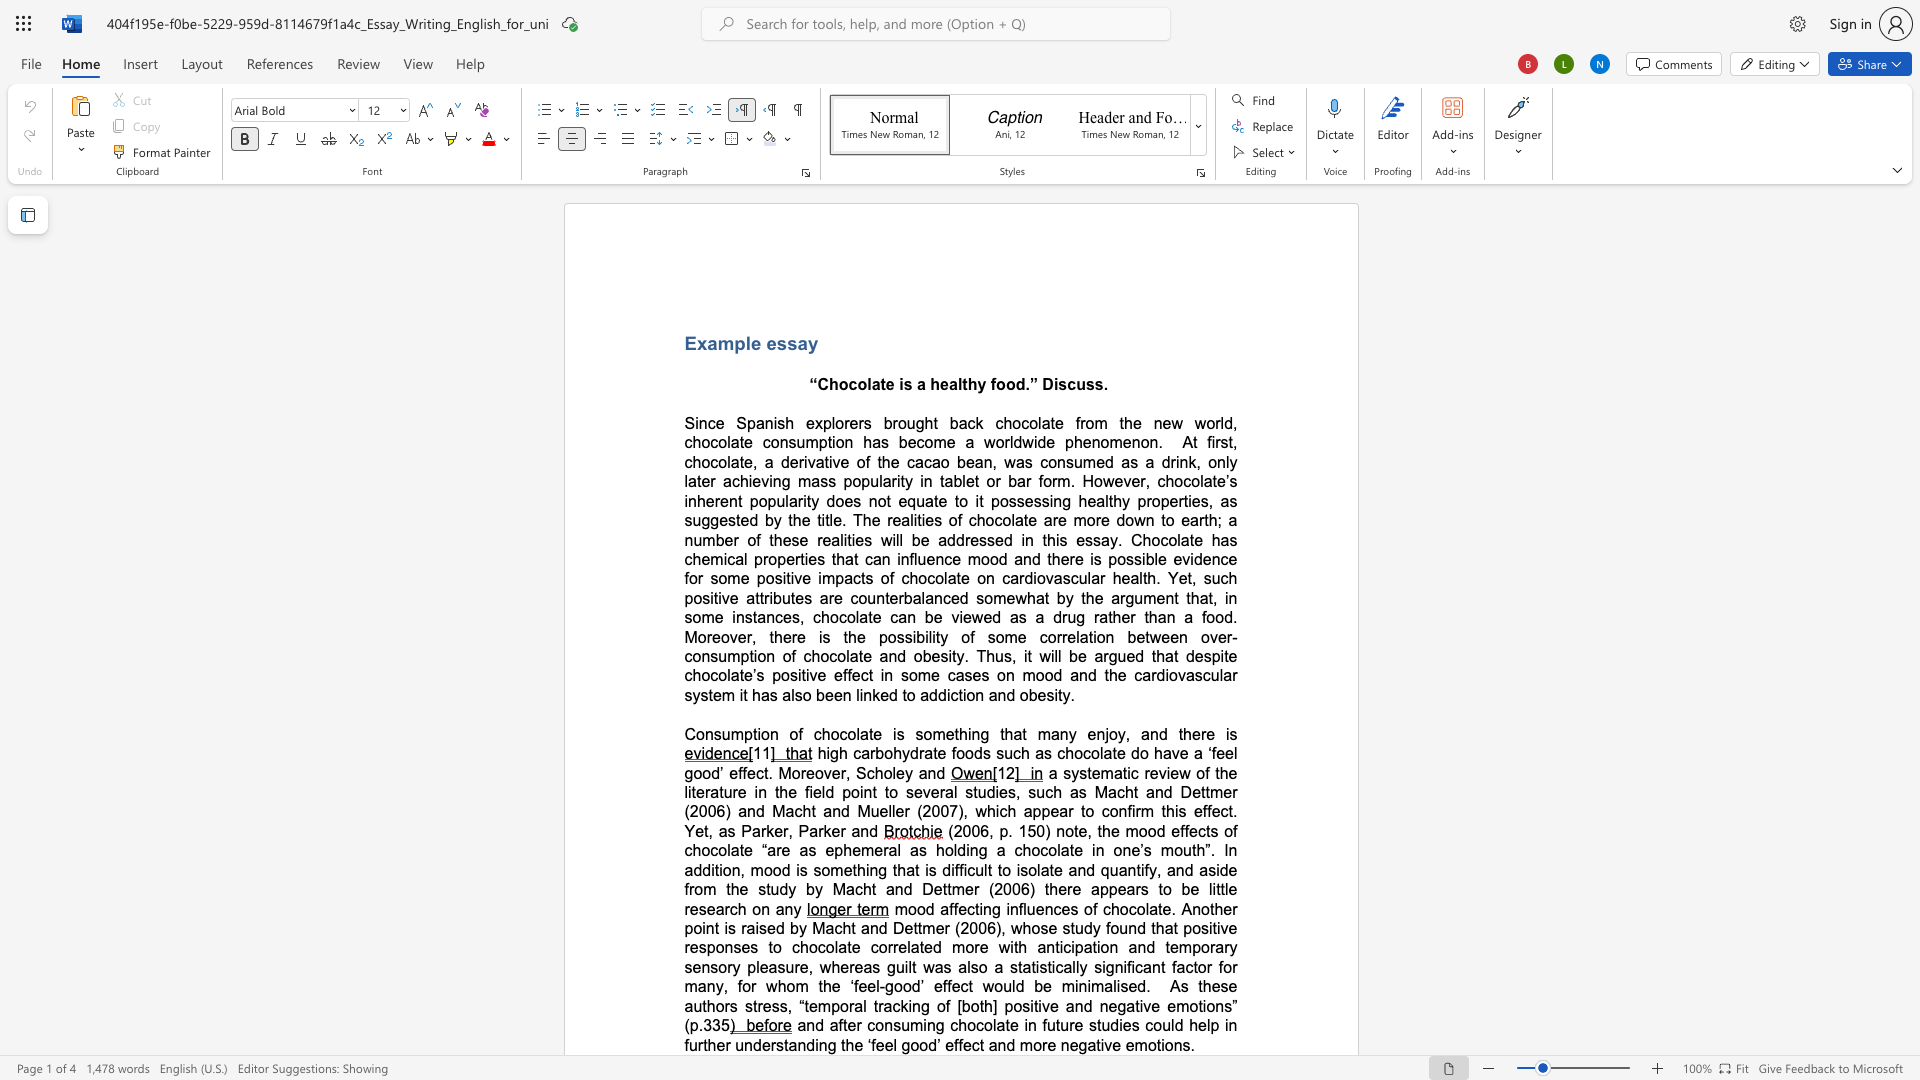  What do you see at coordinates (848, 481) in the screenshot?
I see `the 1th character "p" in the text` at bounding box center [848, 481].